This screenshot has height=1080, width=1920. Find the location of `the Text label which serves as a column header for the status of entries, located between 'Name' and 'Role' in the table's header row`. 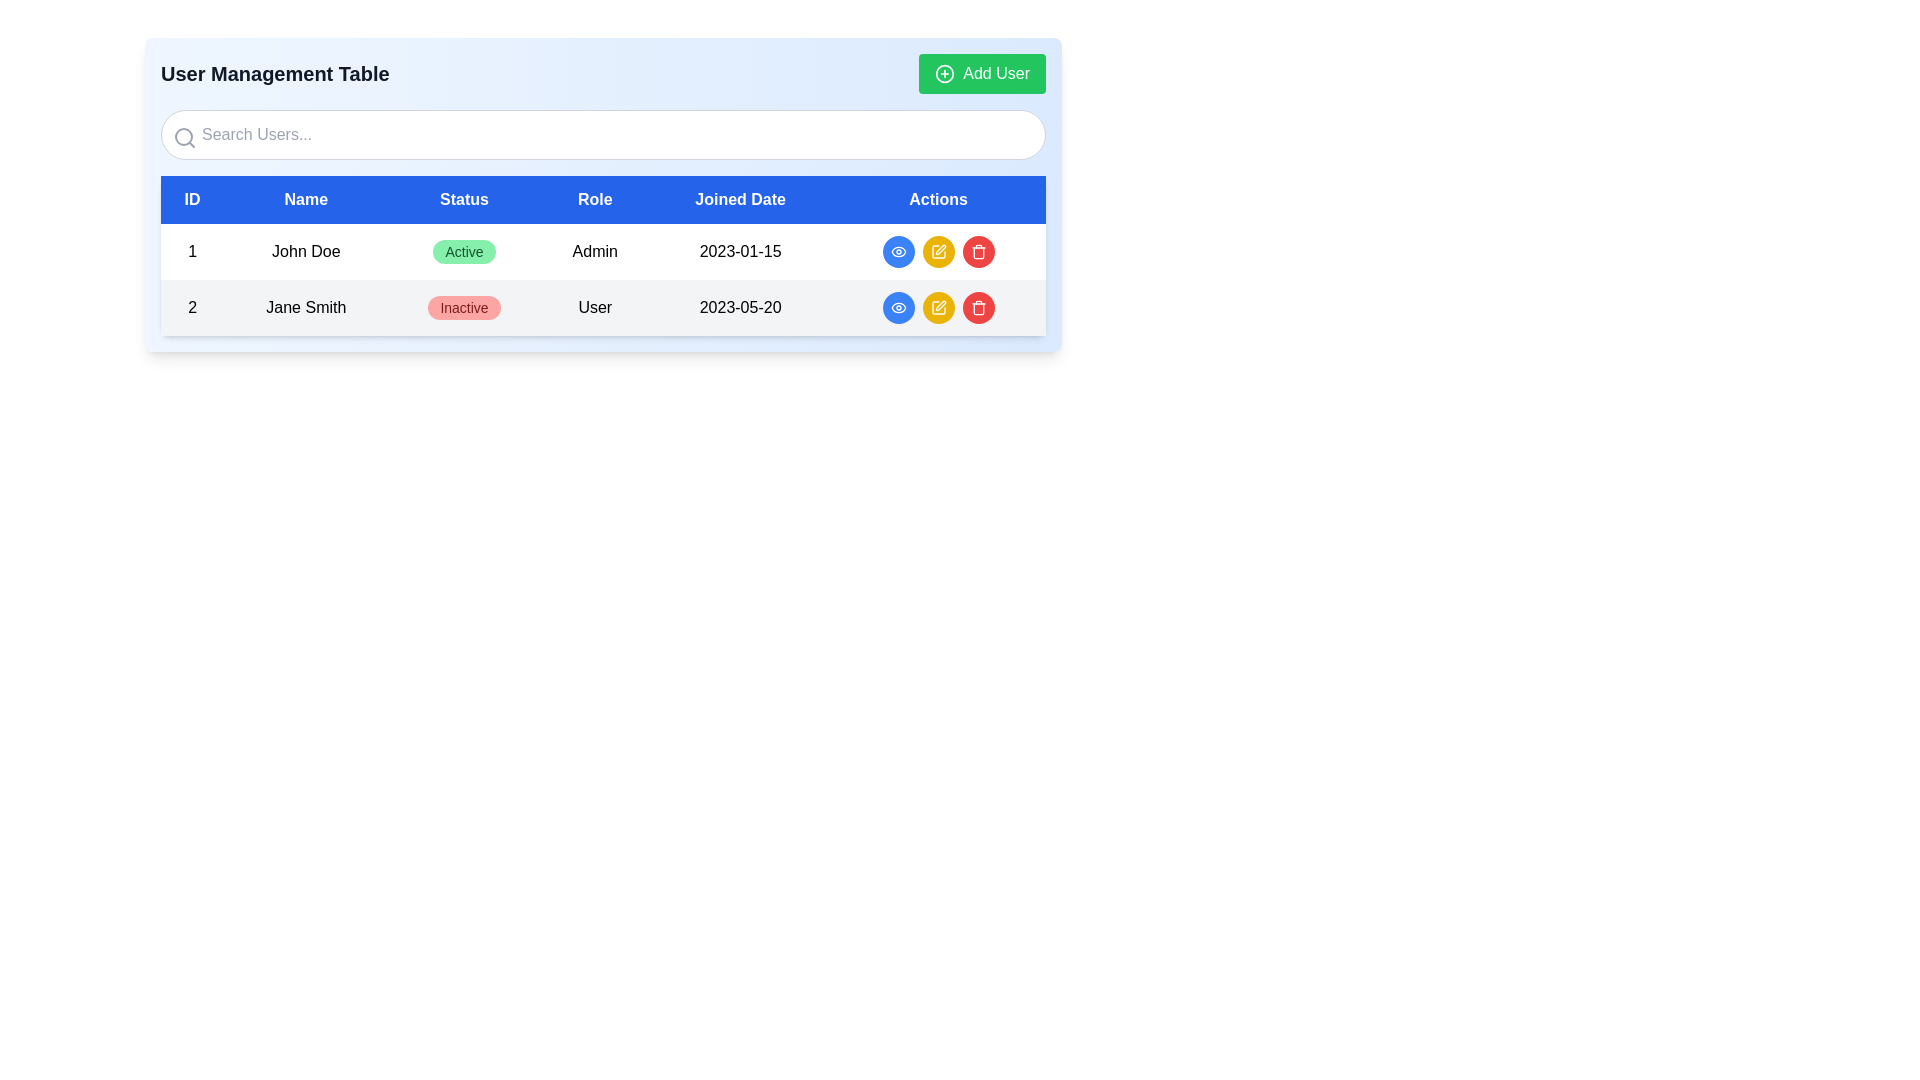

the Text label which serves as a column header for the status of entries, located between 'Name' and 'Role' in the table's header row is located at coordinates (463, 200).